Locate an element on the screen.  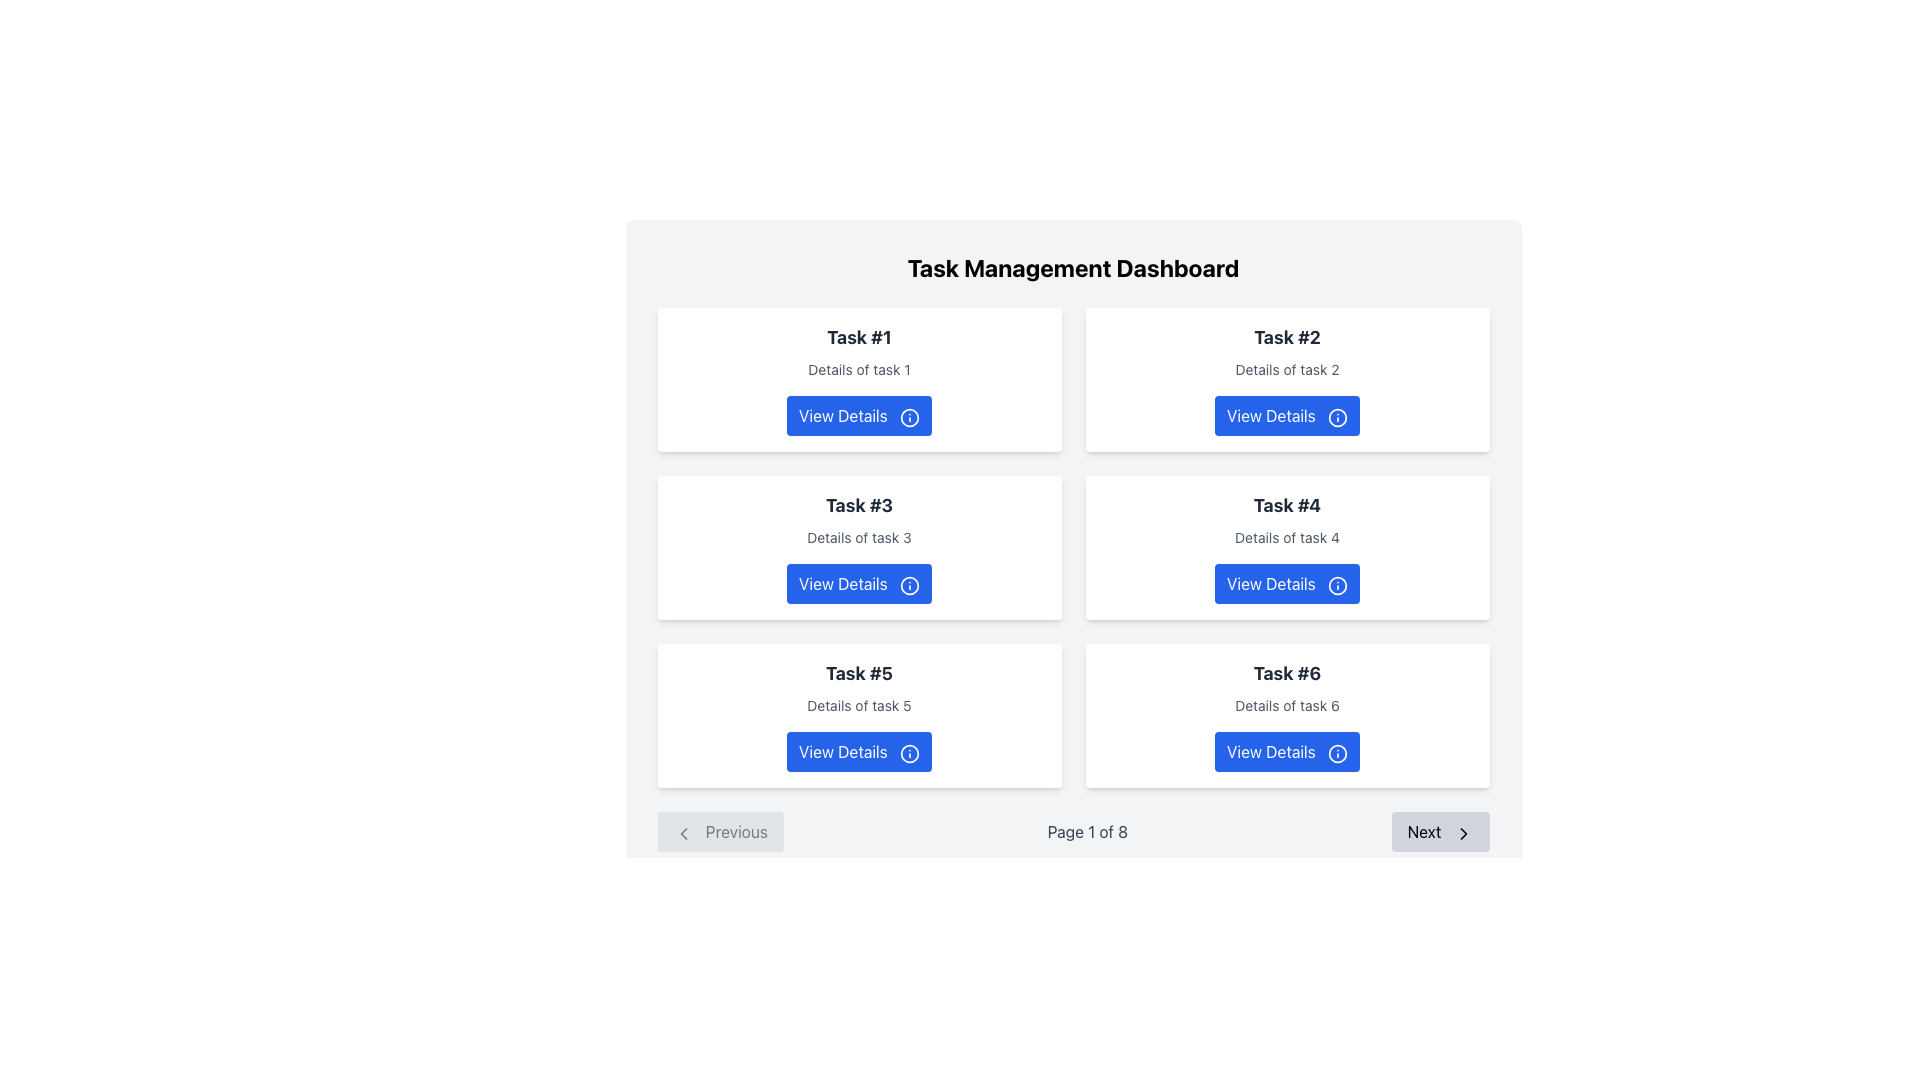
the circular Decorative Icon with an 'i' symbol located within the 'View Details' button in the bottom-left card labeled 'Task #5' is located at coordinates (908, 753).